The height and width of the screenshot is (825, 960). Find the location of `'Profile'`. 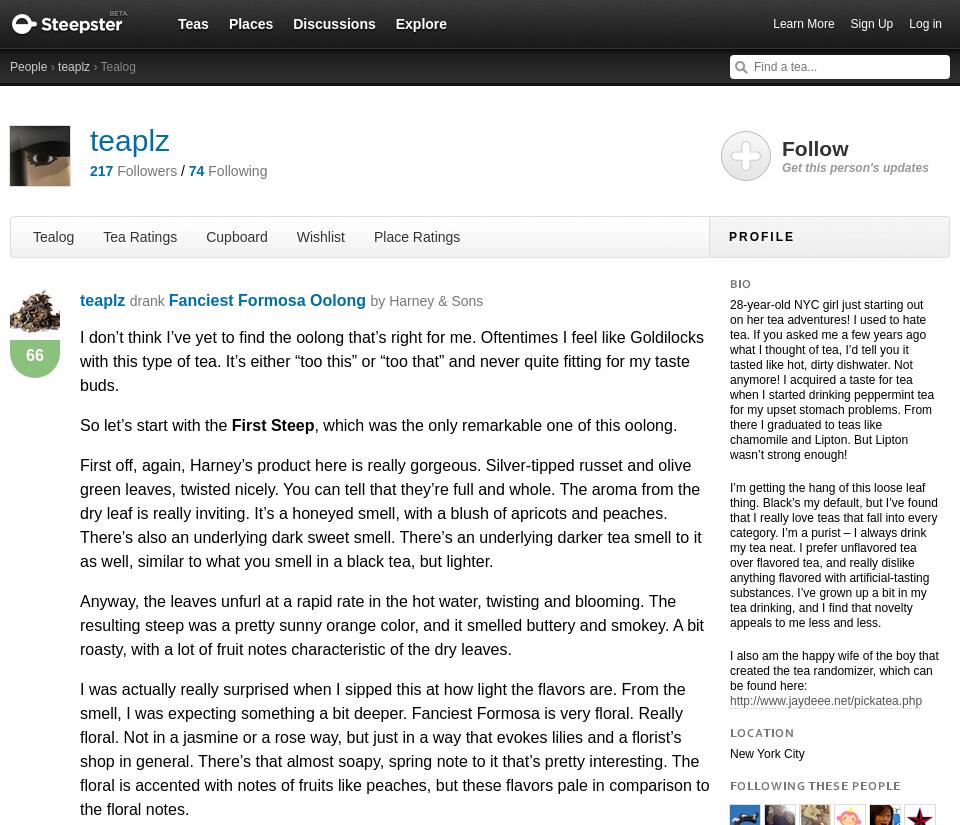

'Profile' is located at coordinates (760, 237).